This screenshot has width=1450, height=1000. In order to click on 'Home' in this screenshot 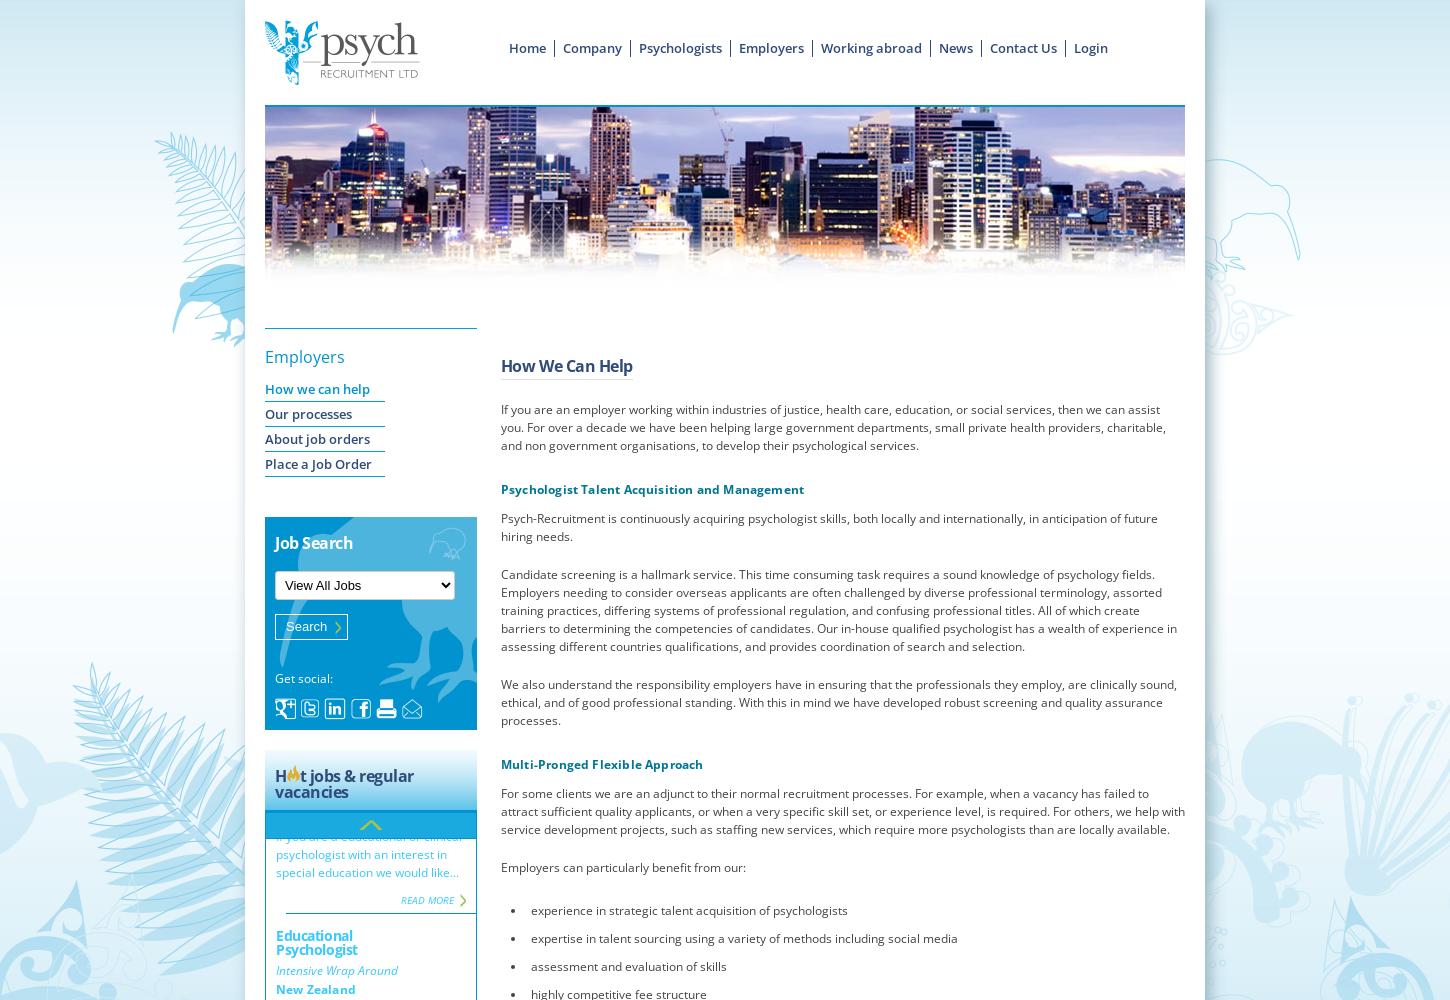, I will do `click(526, 48)`.